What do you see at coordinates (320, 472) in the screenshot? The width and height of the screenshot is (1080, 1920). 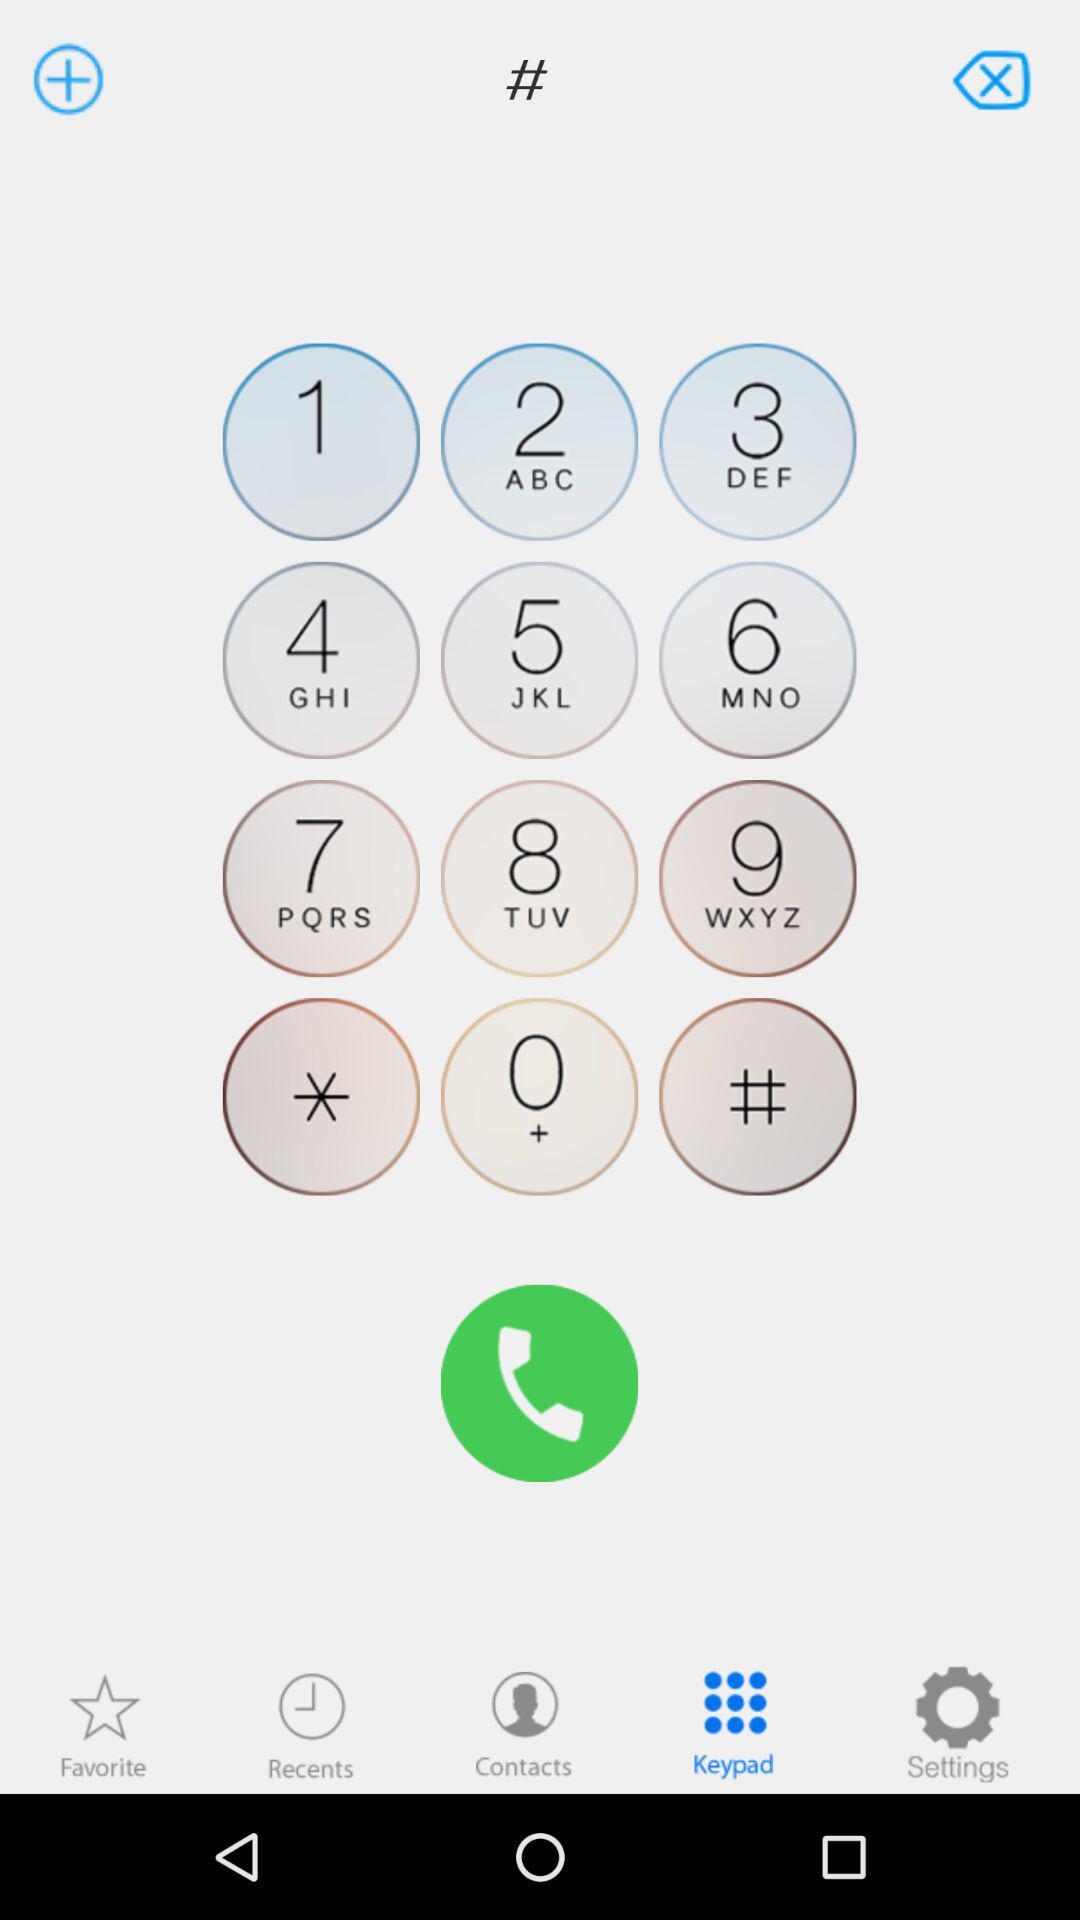 I see `the avatar icon` at bounding box center [320, 472].